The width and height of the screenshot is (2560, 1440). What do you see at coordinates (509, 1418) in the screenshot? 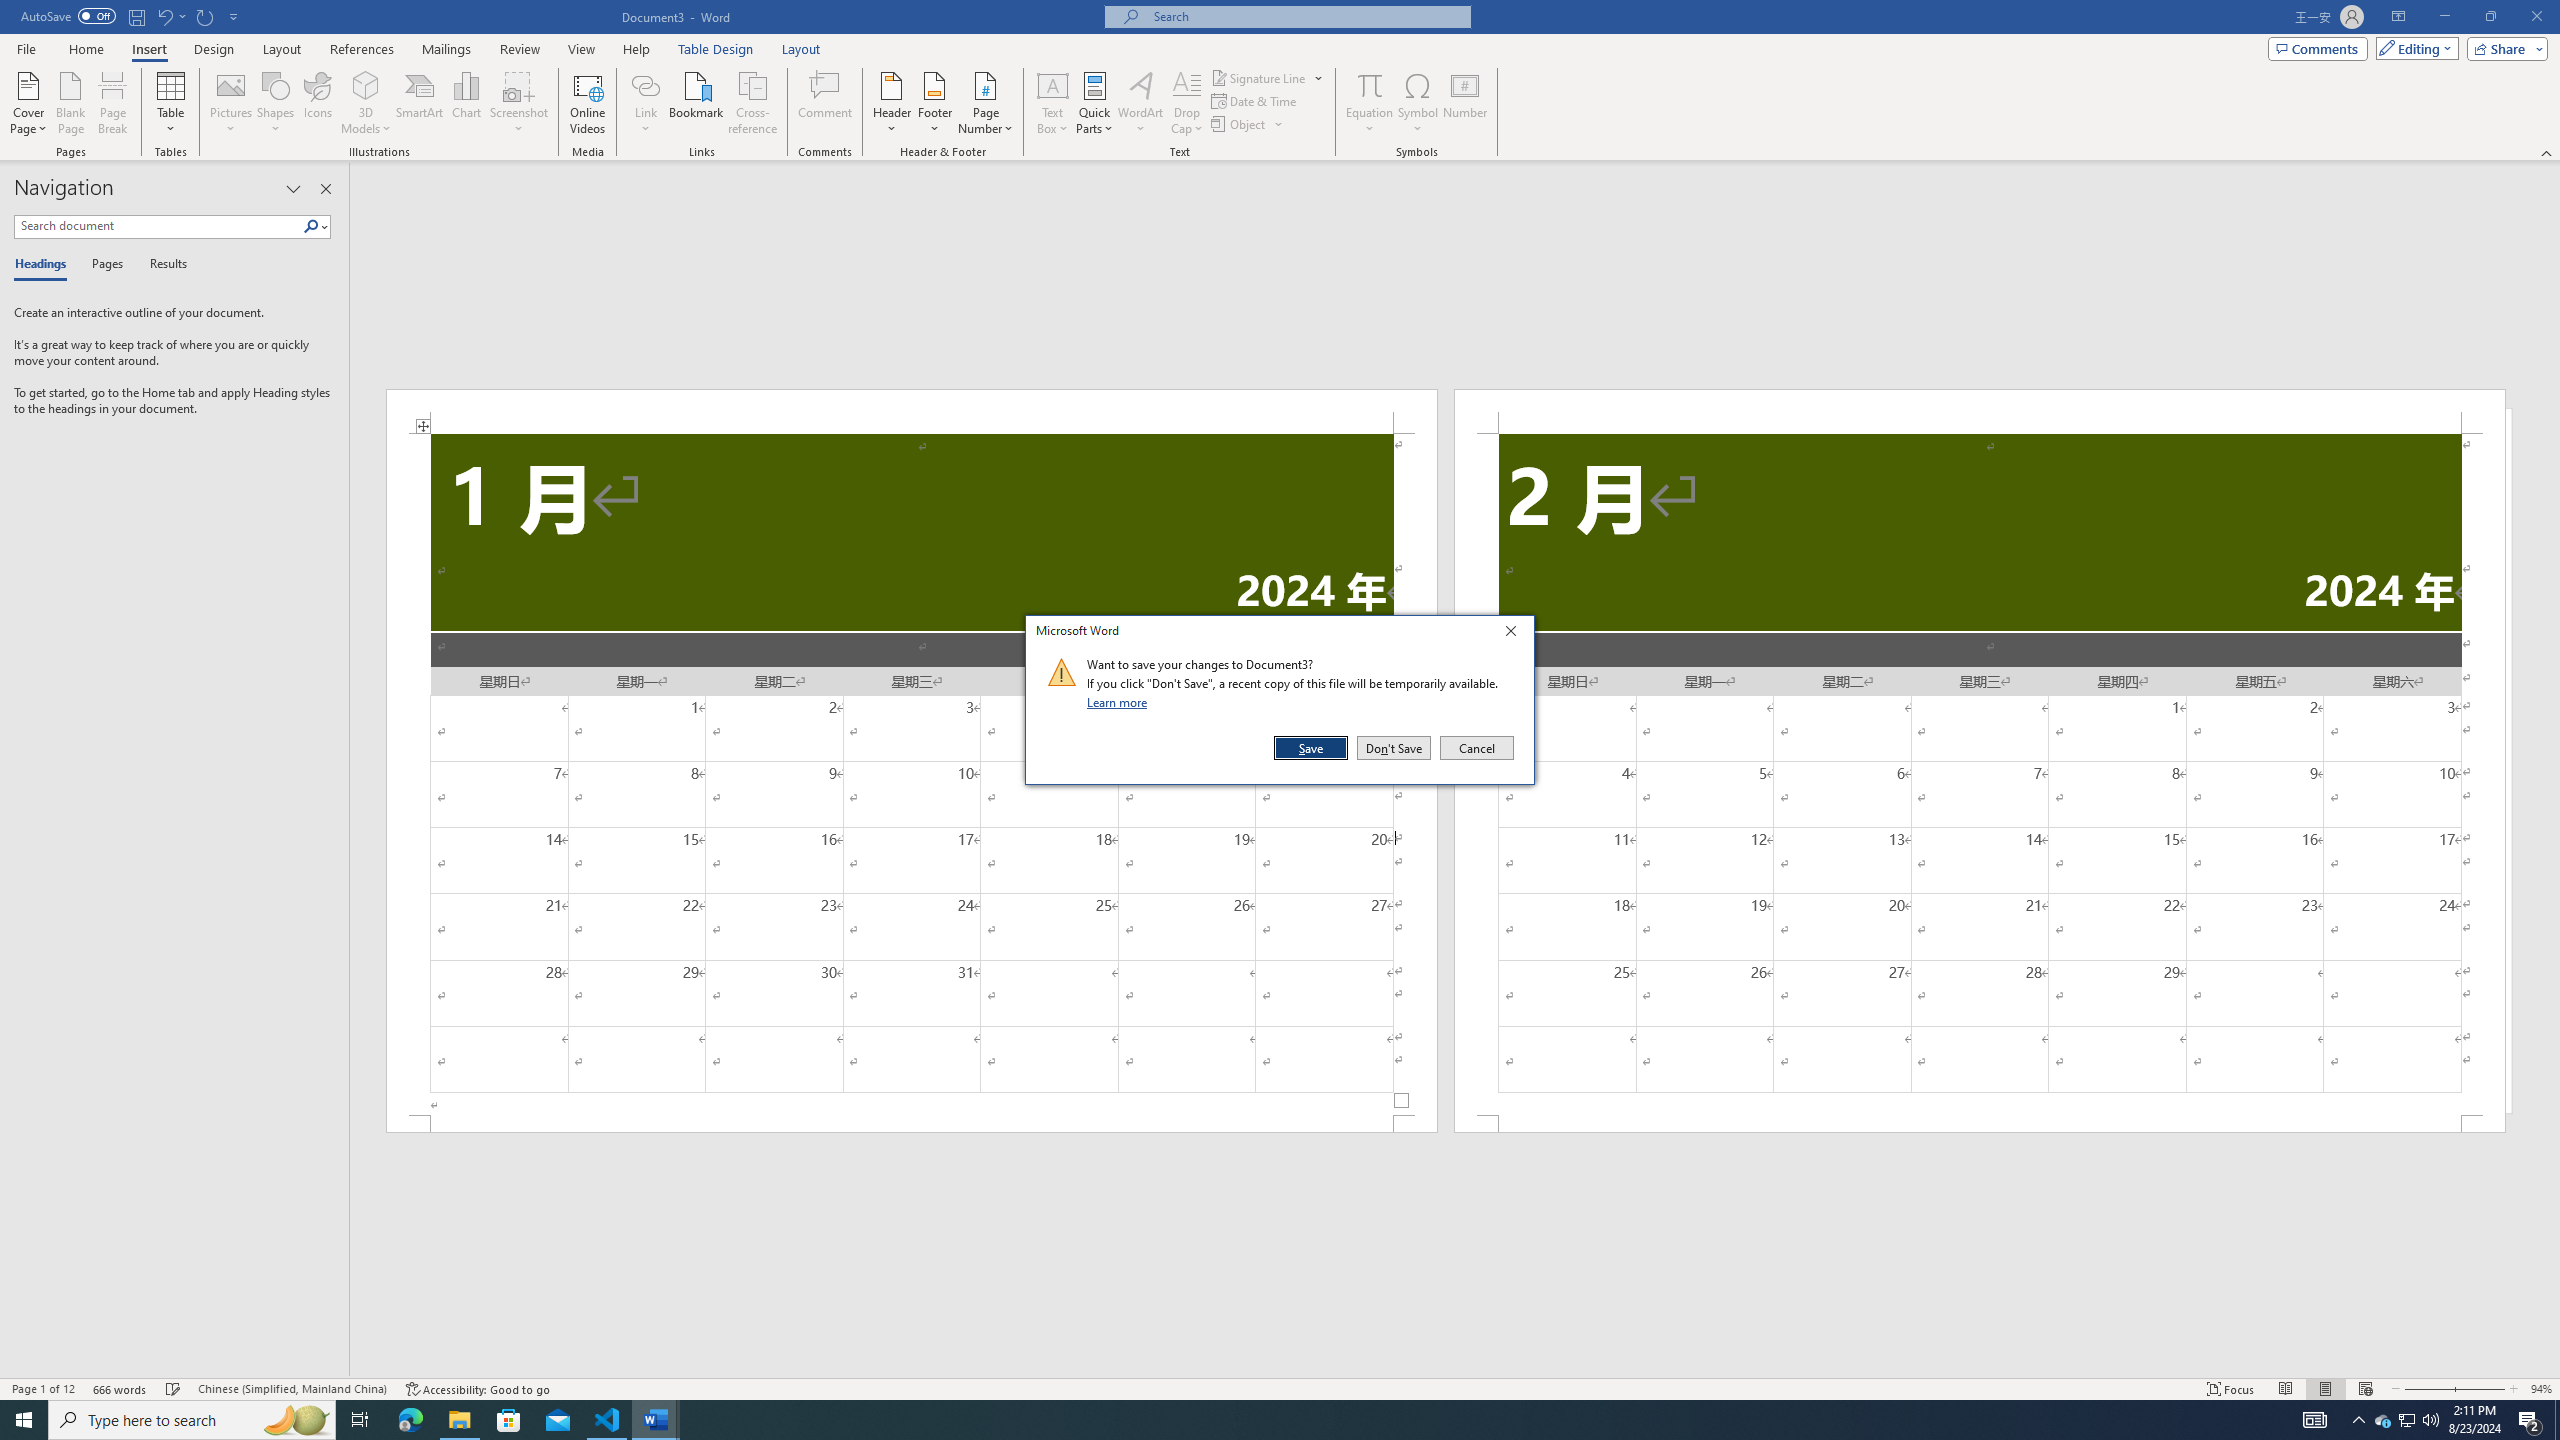
I see `'Microsoft Store'` at bounding box center [509, 1418].